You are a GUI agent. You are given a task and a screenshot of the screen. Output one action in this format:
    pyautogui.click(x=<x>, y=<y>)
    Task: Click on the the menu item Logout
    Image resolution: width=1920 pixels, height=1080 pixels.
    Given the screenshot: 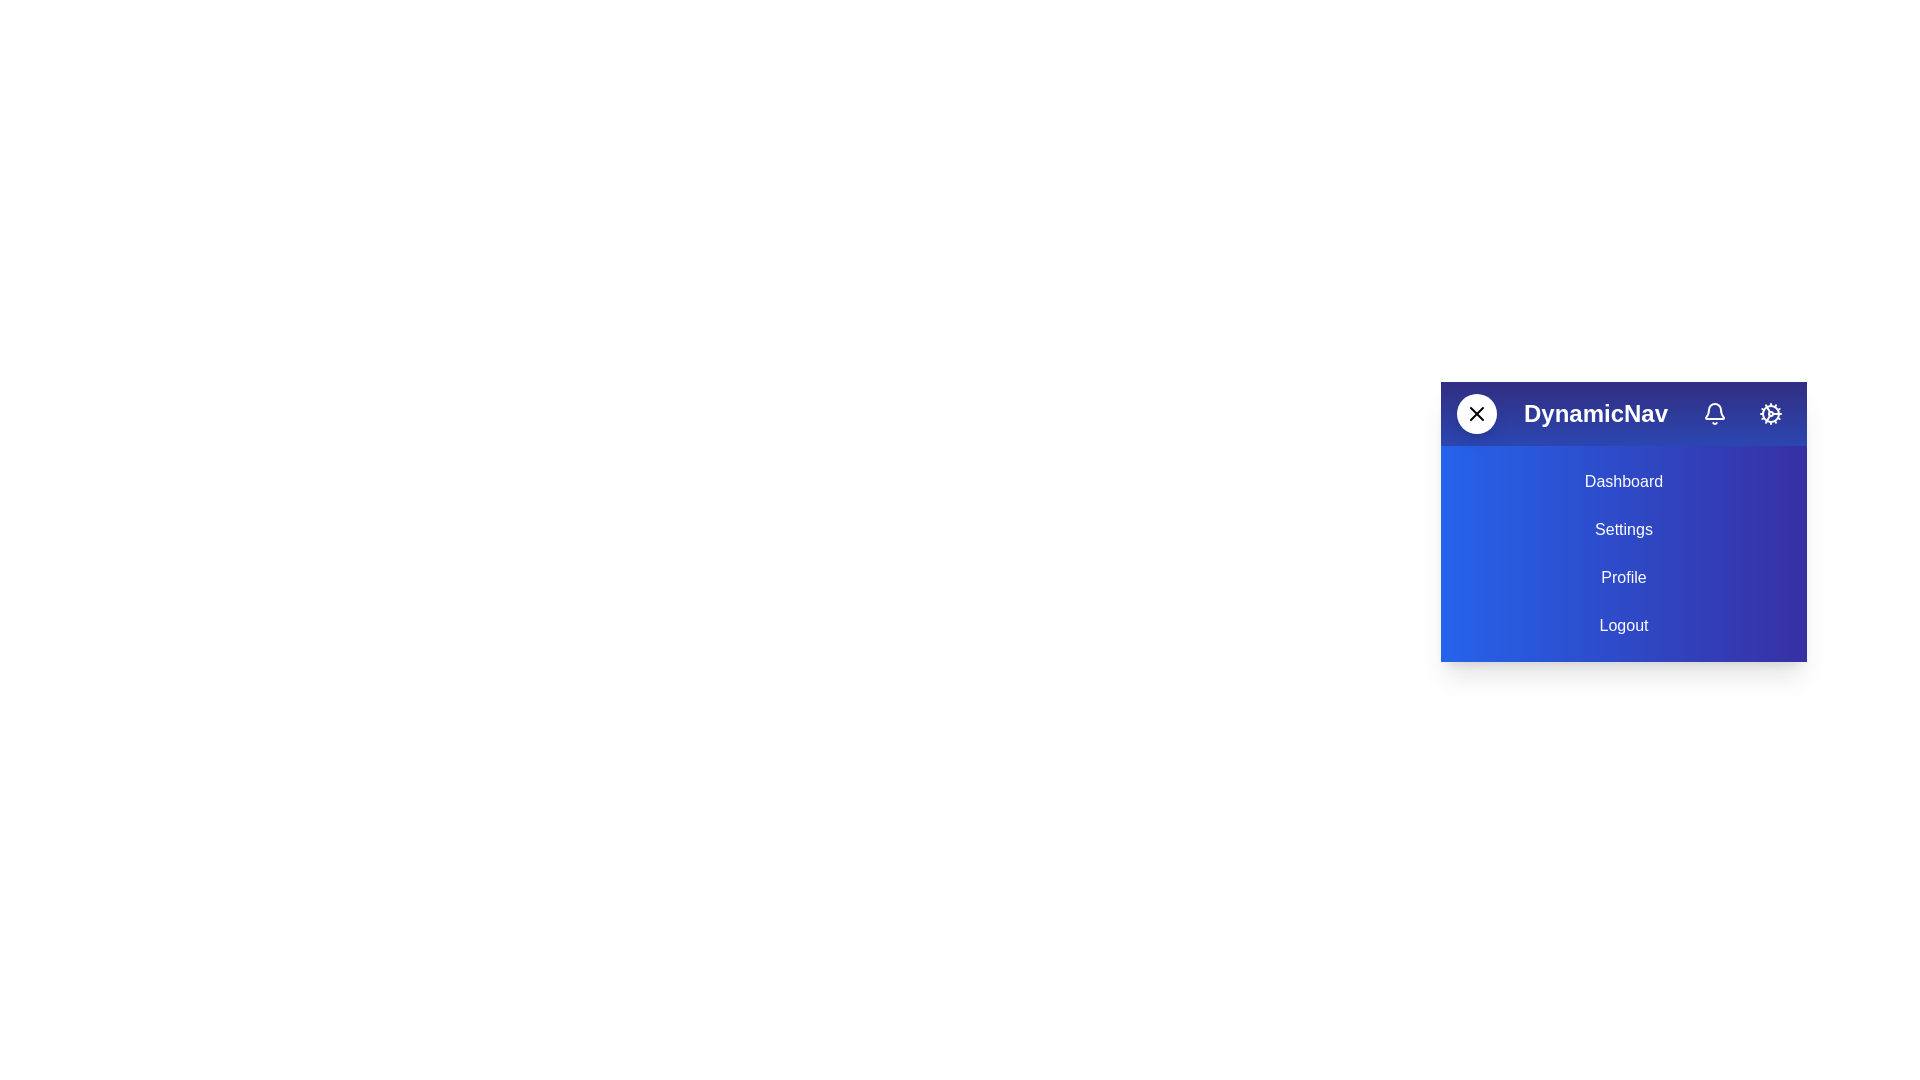 What is the action you would take?
    pyautogui.click(x=1623, y=624)
    